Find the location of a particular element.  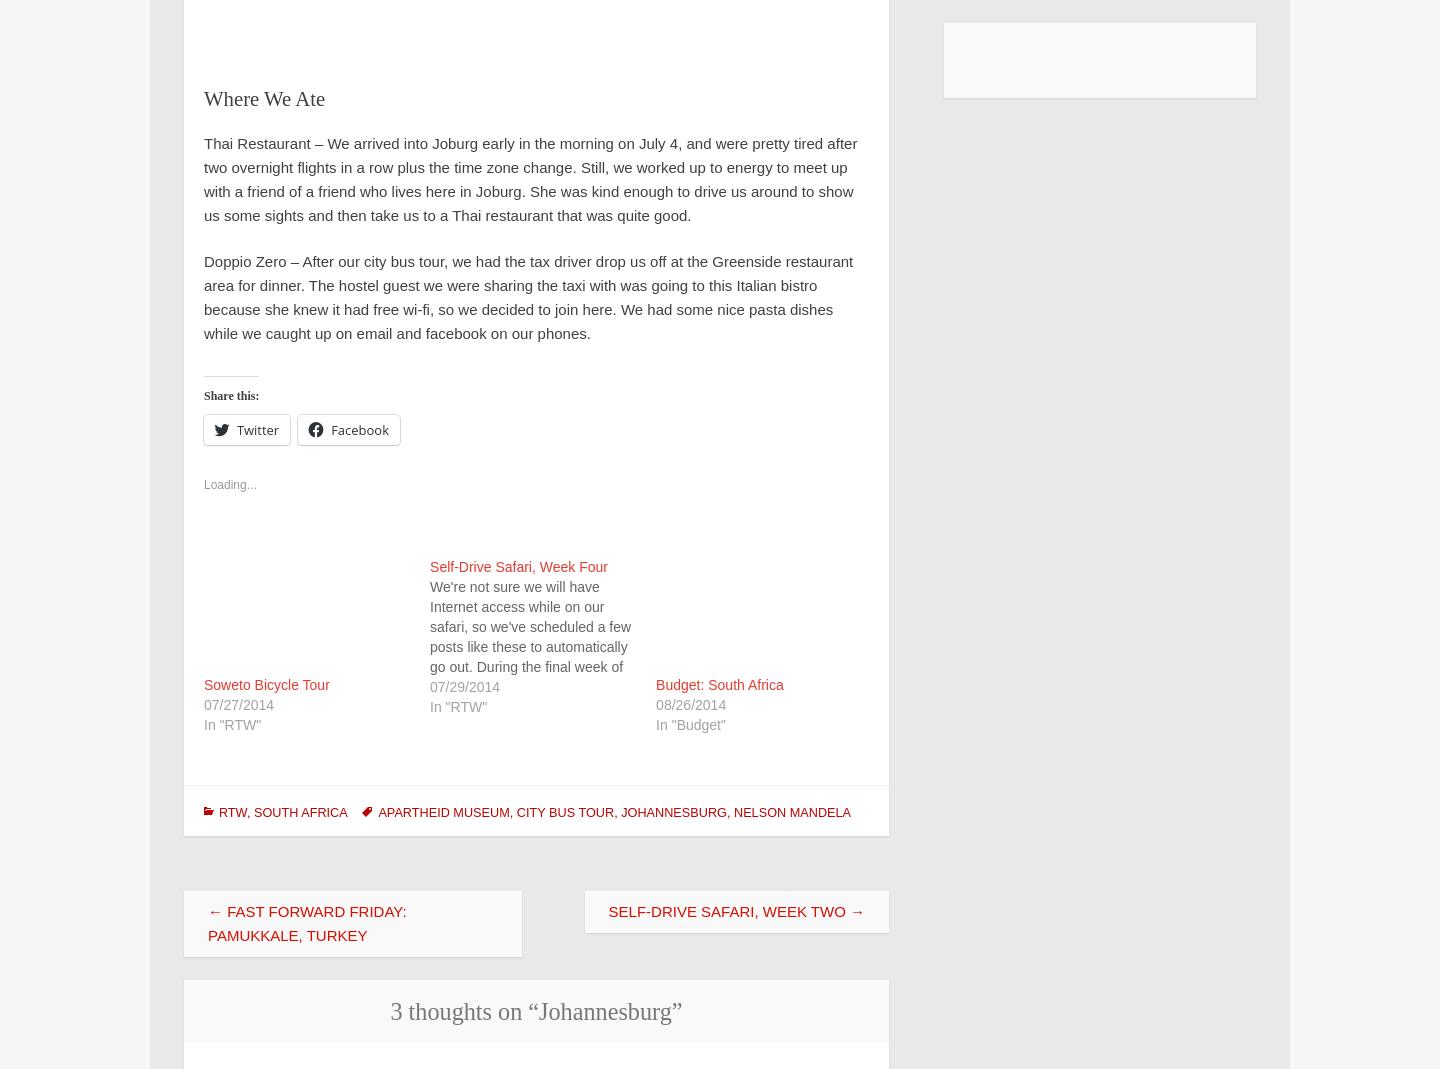

'Doppio Zero – After our city bus tour, we had the tax driver drop us off at the Greenside restaurant area for dinner. The hostel guest we were sharing the taxi with was going to this Italian bistro because she knew it had free wi-fi, so we decided to join here. We had some nice pasta dishes while we caught up on email and facebook on our phones.' is located at coordinates (527, 296).